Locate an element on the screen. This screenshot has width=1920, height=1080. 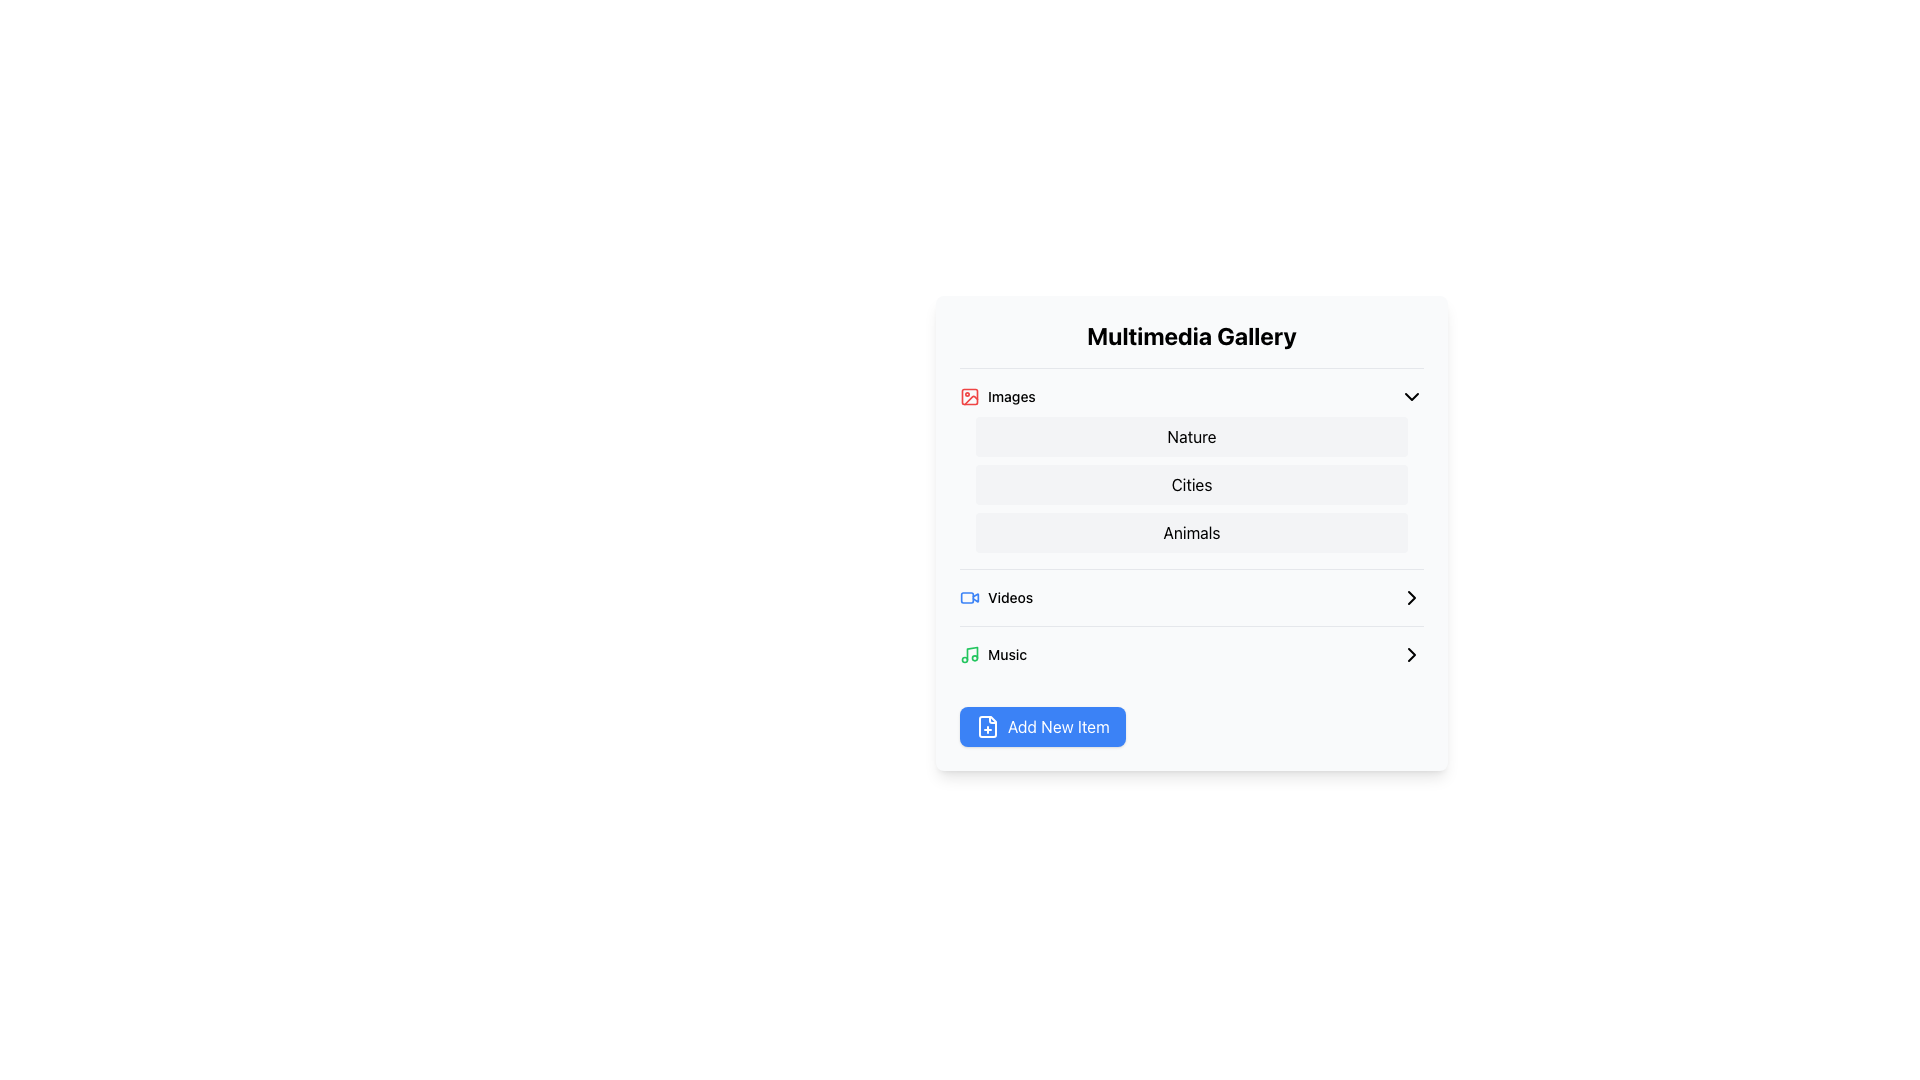
the add new item icon located to the left of the 'Add New Item' text within the blue button at the bottom of the interface, below the 'Music' section in the 'Multimedia Gallery' listing is located at coordinates (988, 726).